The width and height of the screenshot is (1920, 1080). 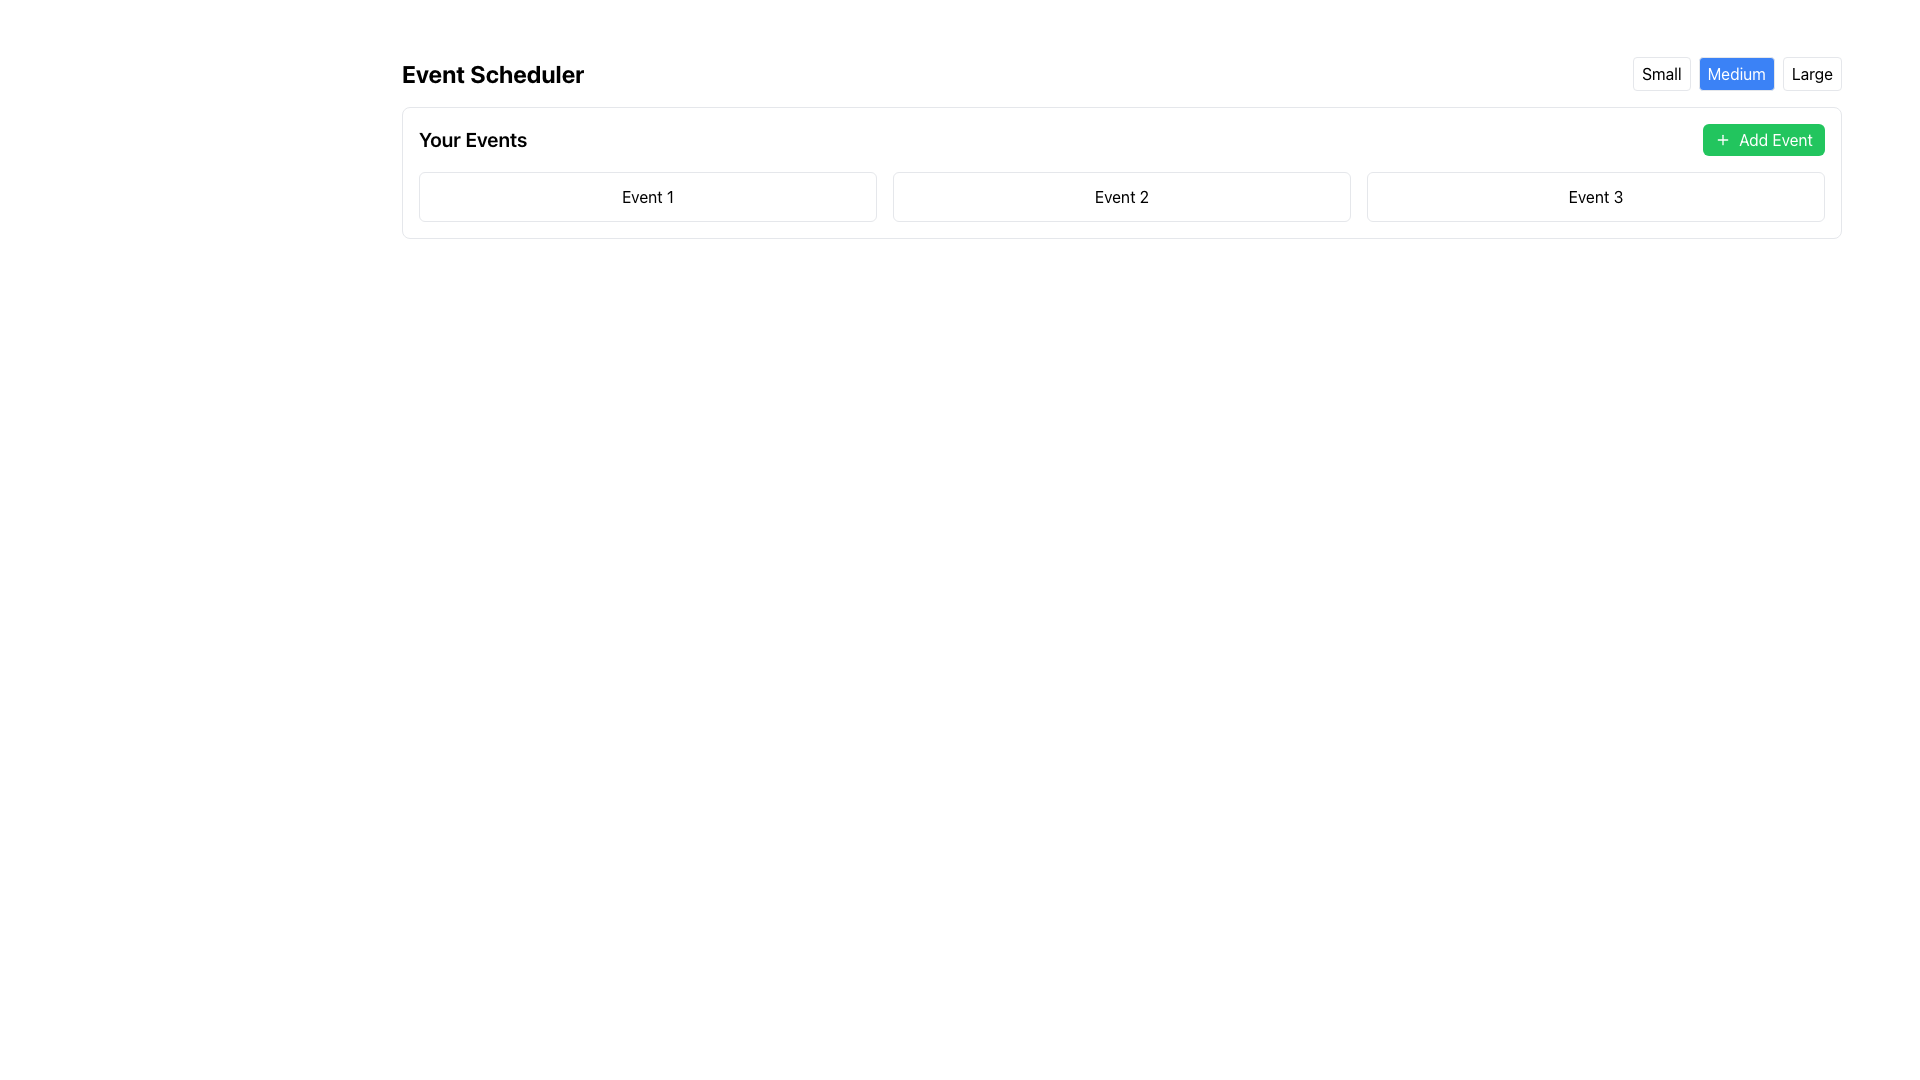 What do you see at coordinates (1122, 196) in the screenshot?
I see `the Text Display Box labeled 'Event 2', which is the second element in a grid layout below the 'Your Events' title` at bounding box center [1122, 196].